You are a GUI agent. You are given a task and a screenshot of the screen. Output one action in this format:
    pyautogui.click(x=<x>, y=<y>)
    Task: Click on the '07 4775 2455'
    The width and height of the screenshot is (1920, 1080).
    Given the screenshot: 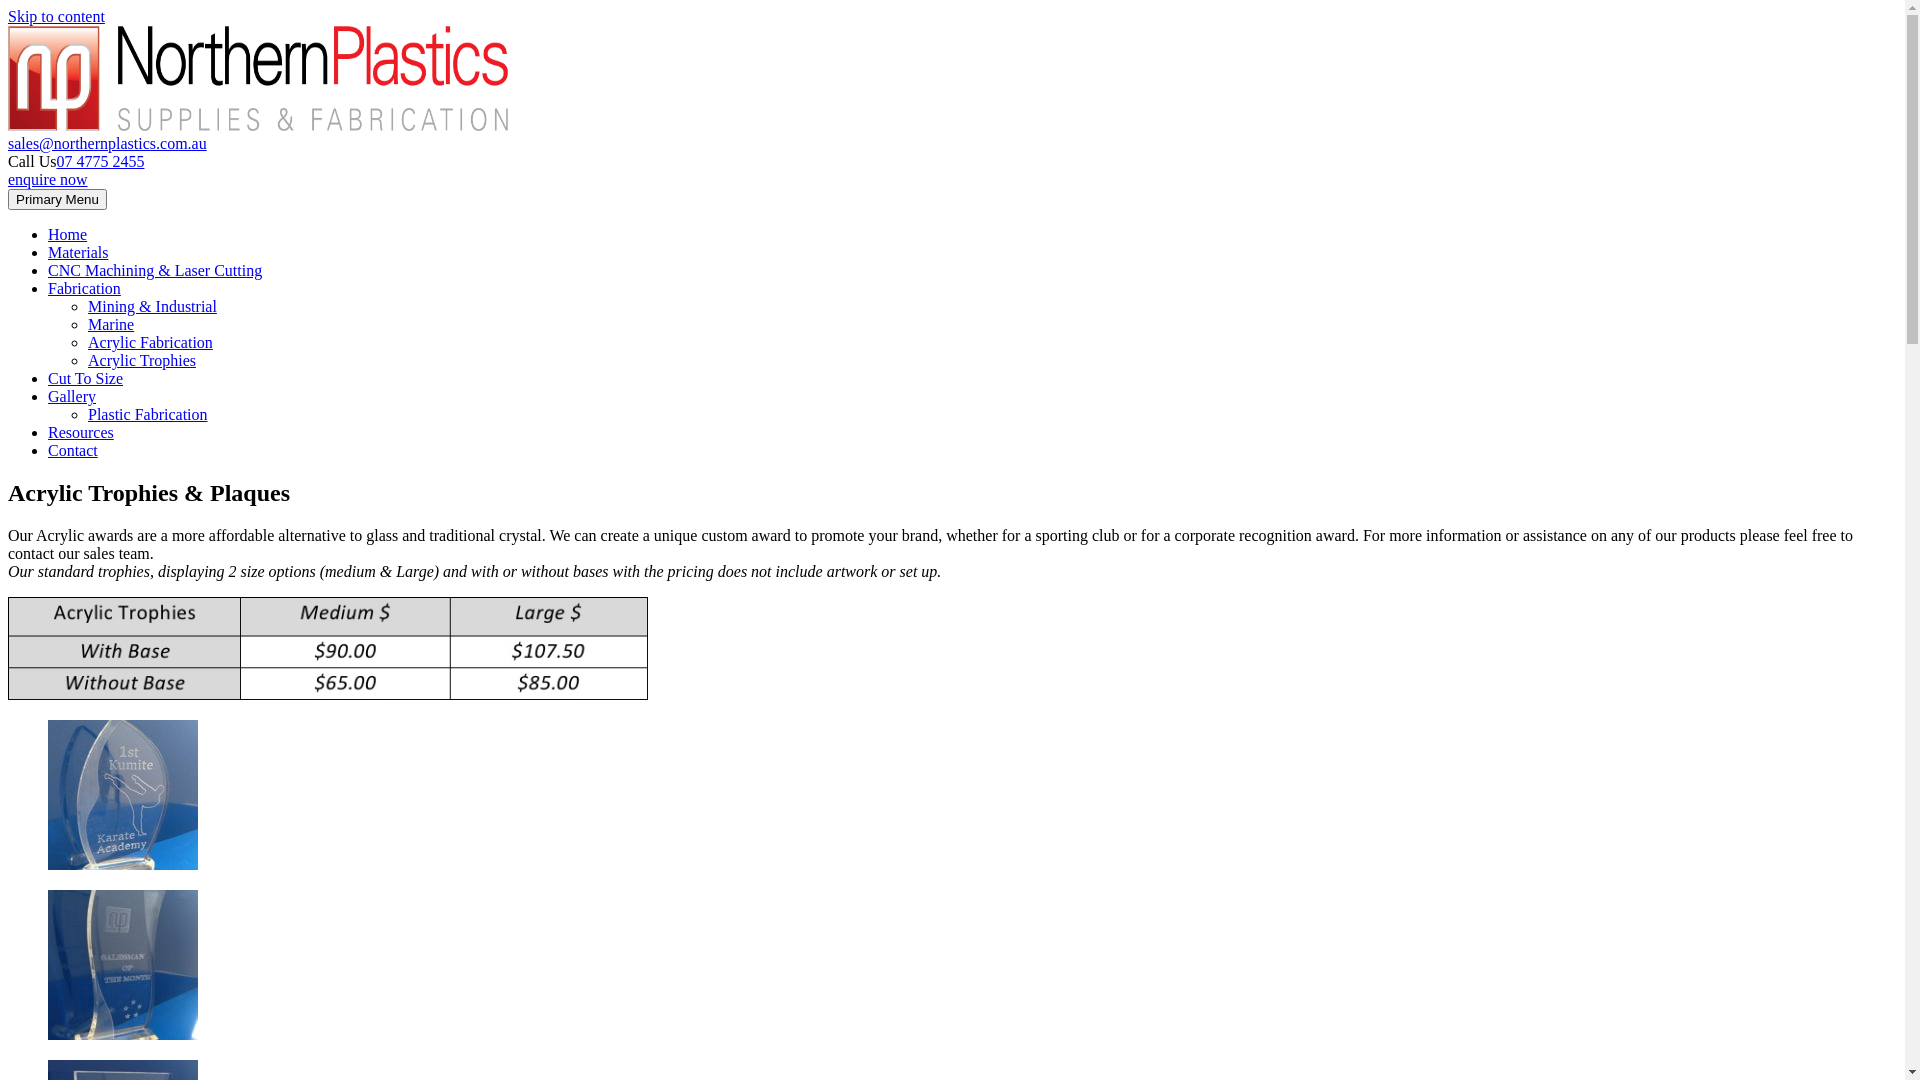 What is the action you would take?
    pyautogui.click(x=56, y=160)
    